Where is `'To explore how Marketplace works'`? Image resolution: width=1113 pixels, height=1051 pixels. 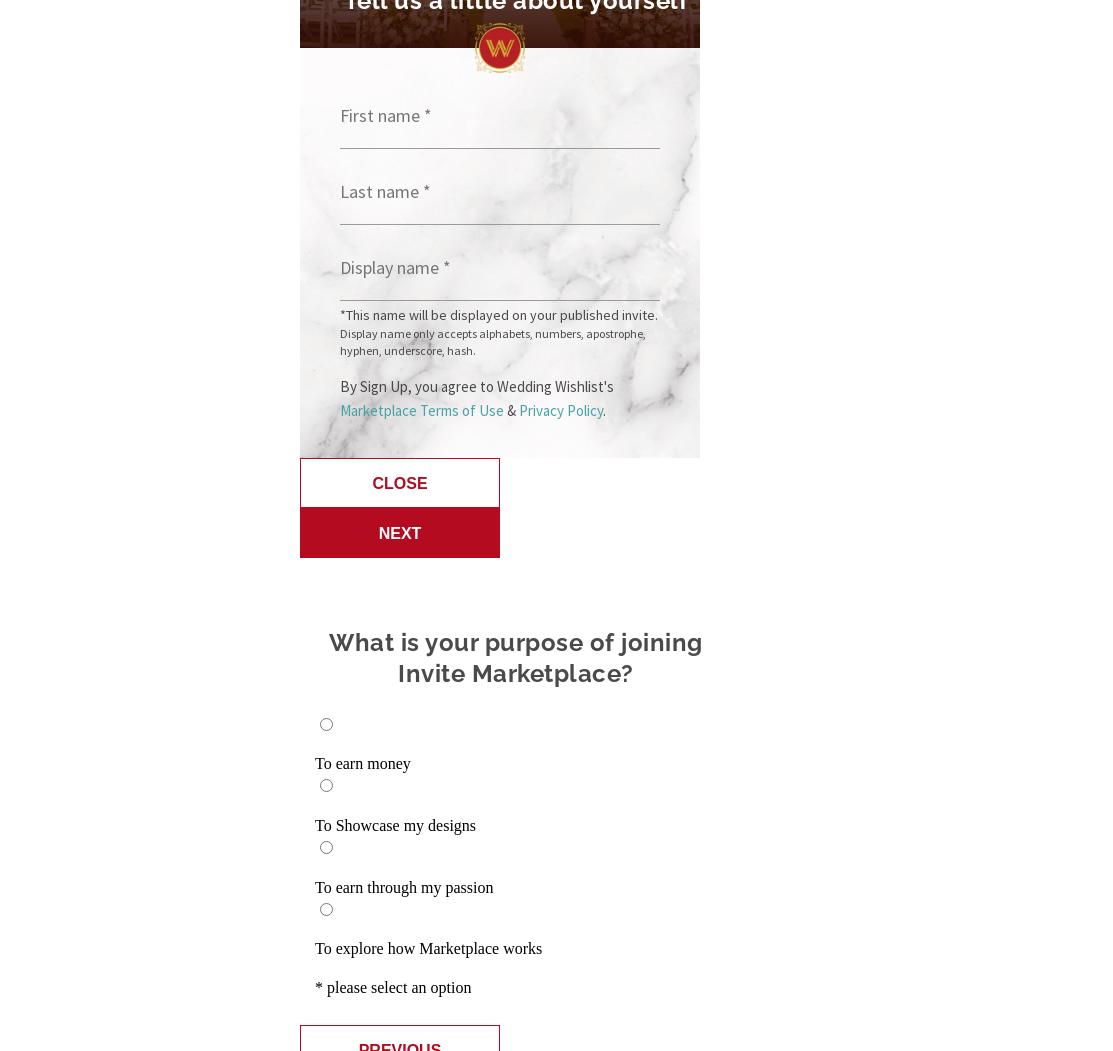 'To explore how Marketplace works' is located at coordinates (427, 947).